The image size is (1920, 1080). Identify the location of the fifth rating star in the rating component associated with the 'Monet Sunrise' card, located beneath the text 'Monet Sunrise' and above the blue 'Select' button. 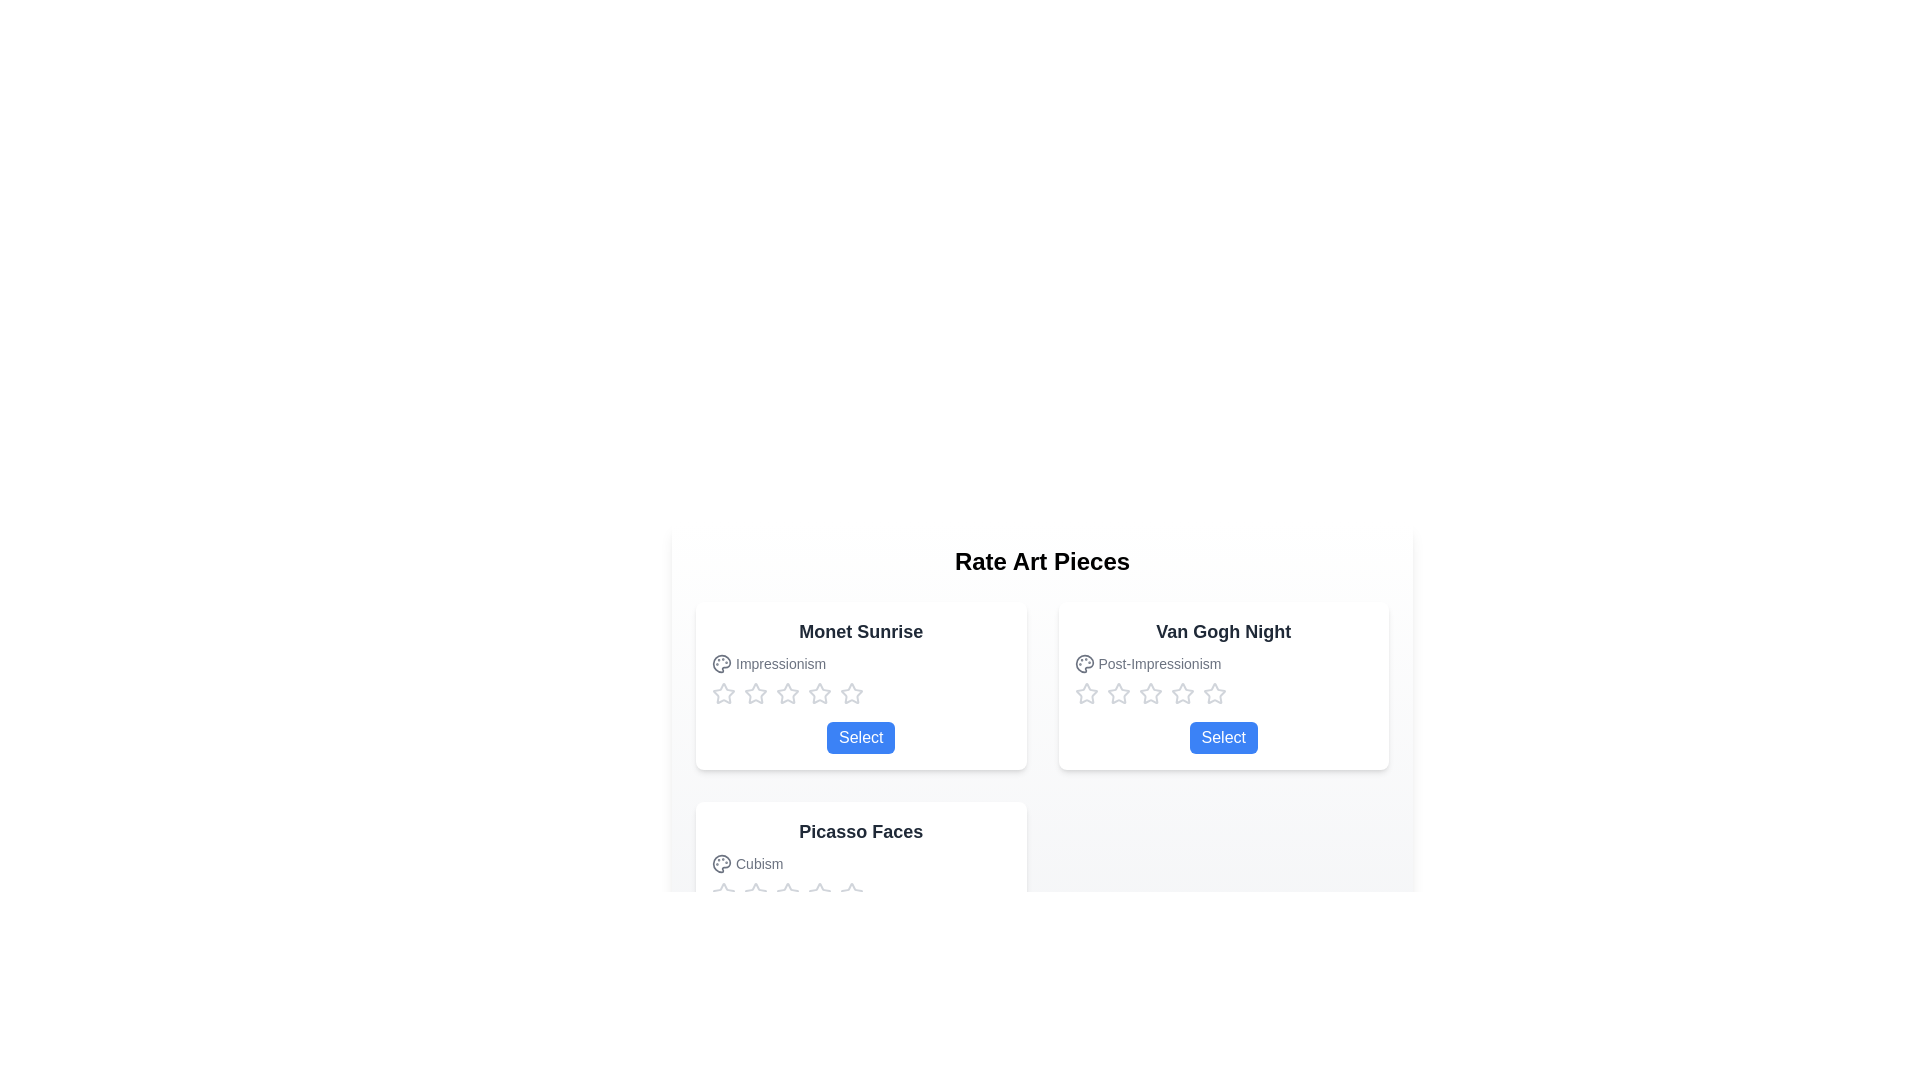
(851, 693).